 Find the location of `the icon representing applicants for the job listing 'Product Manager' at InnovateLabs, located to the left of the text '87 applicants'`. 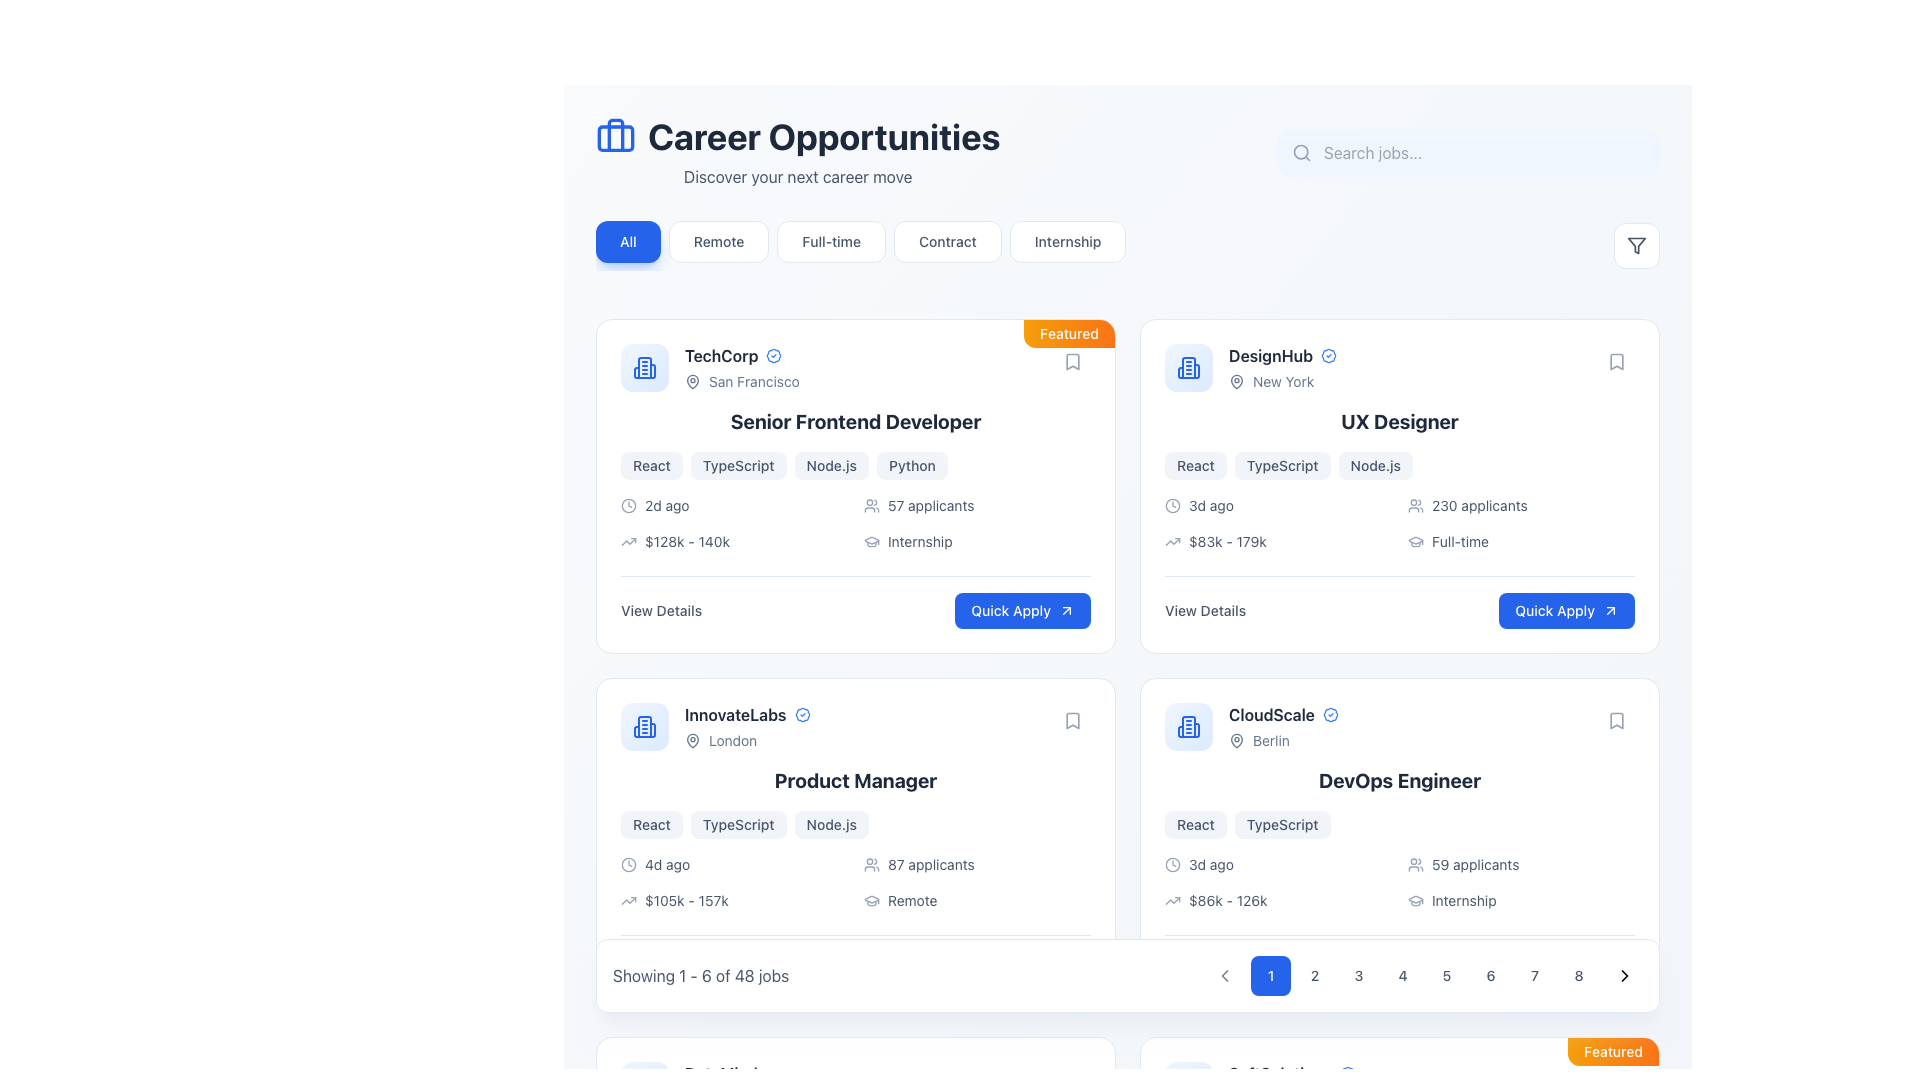

the icon representing applicants for the job listing 'Product Manager' at InnovateLabs, located to the left of the text '87 applicants' is located at coordinates (872, 863).